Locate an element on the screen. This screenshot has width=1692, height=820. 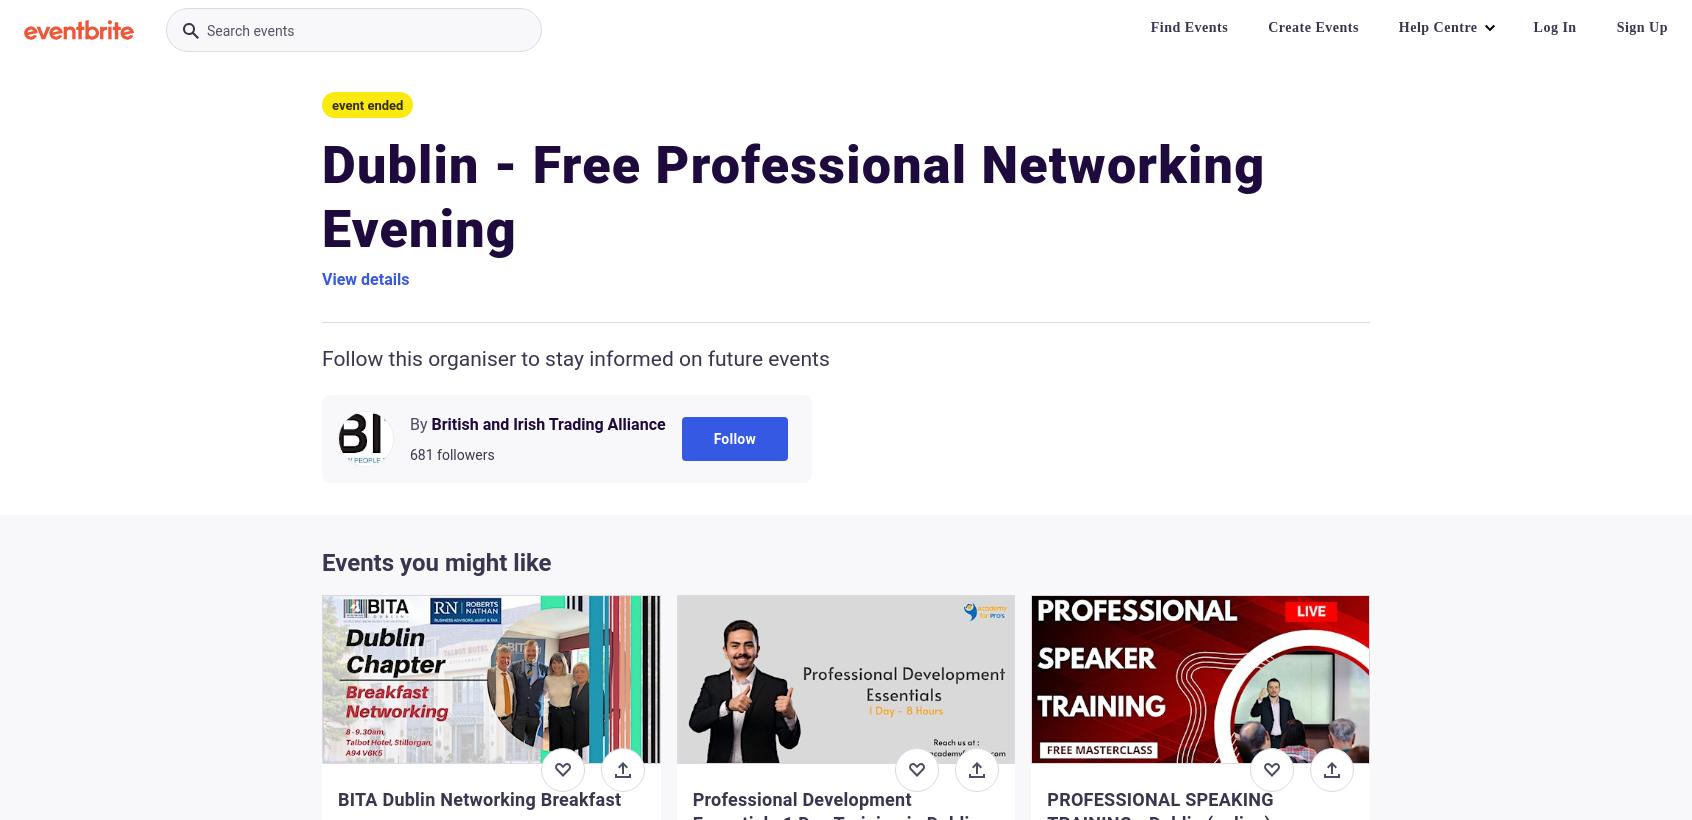
'Help Centre' is located at coordinates (1397, 26).